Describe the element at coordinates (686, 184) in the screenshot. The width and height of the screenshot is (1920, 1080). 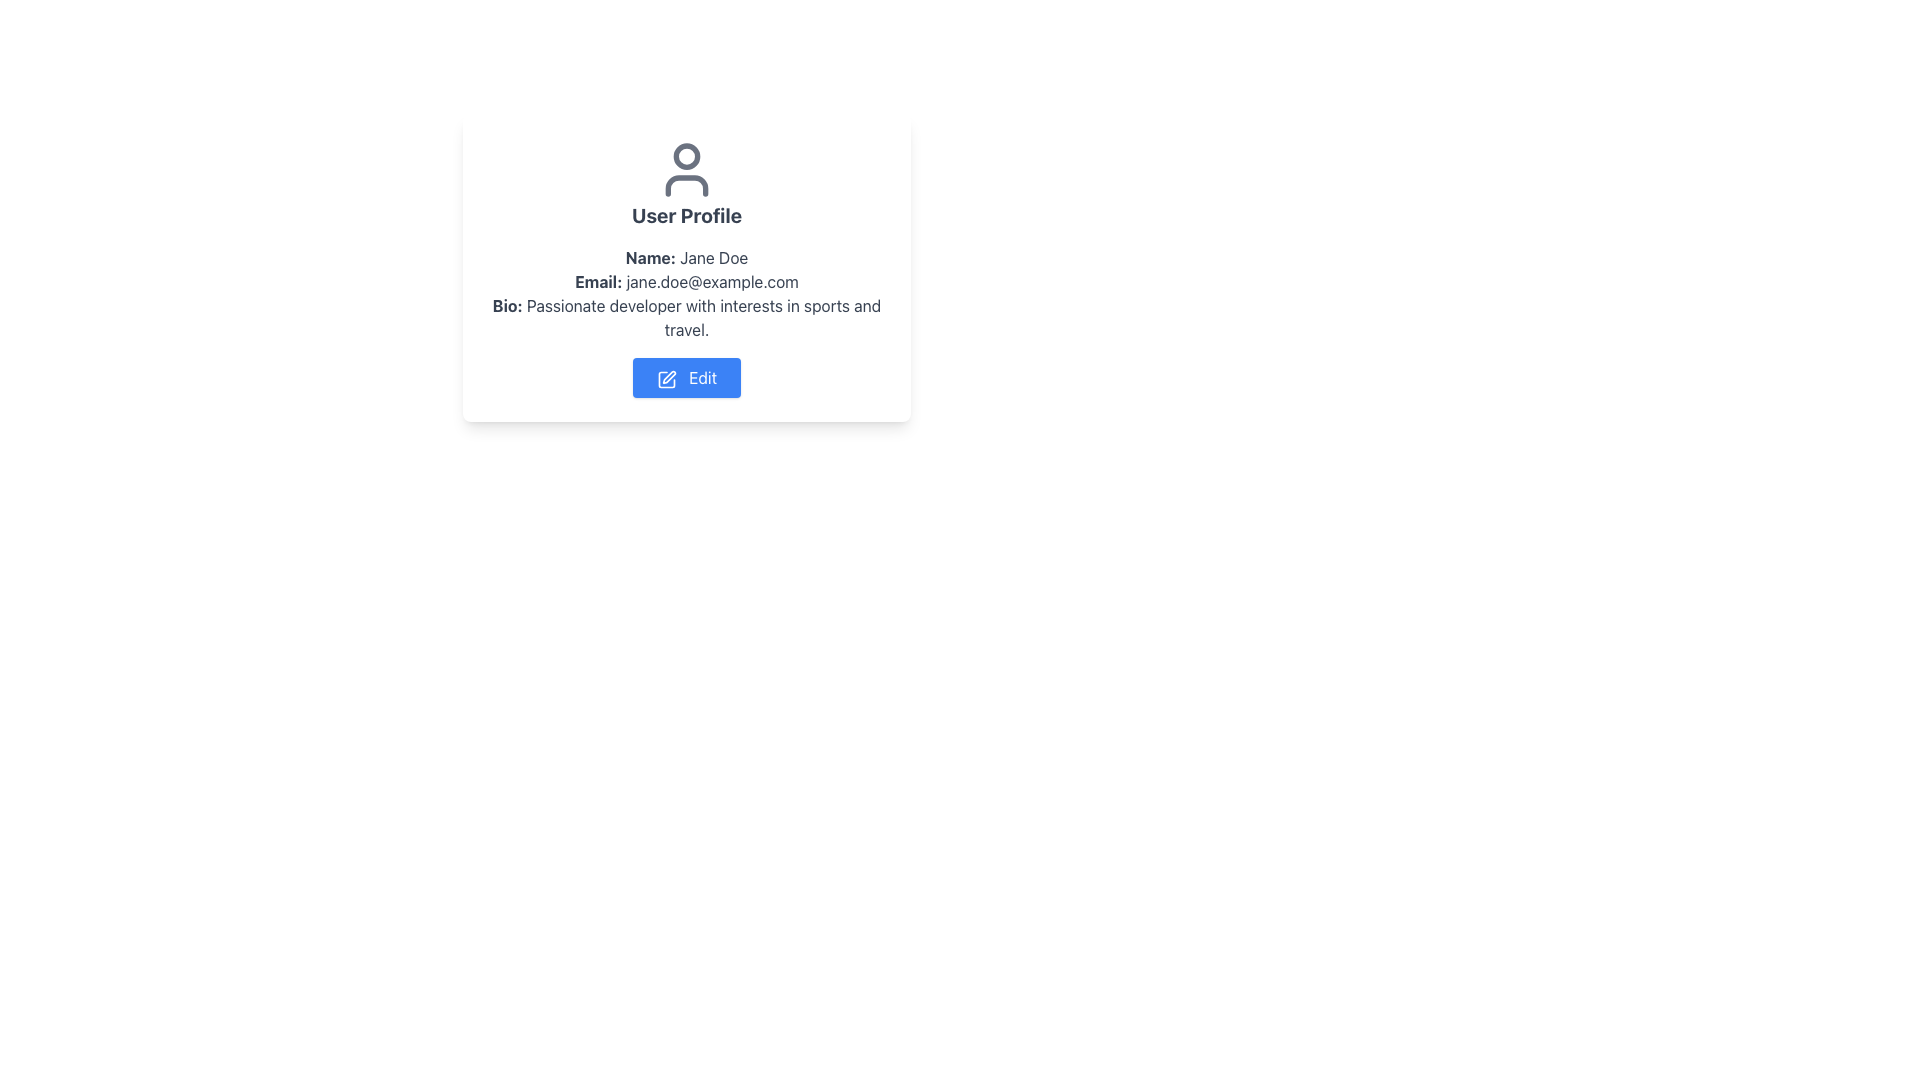
I see `the static header element that features a gray user silhouette icon and 'User Profile' text beneath it, centrally aligned within the user profile card` at that location.